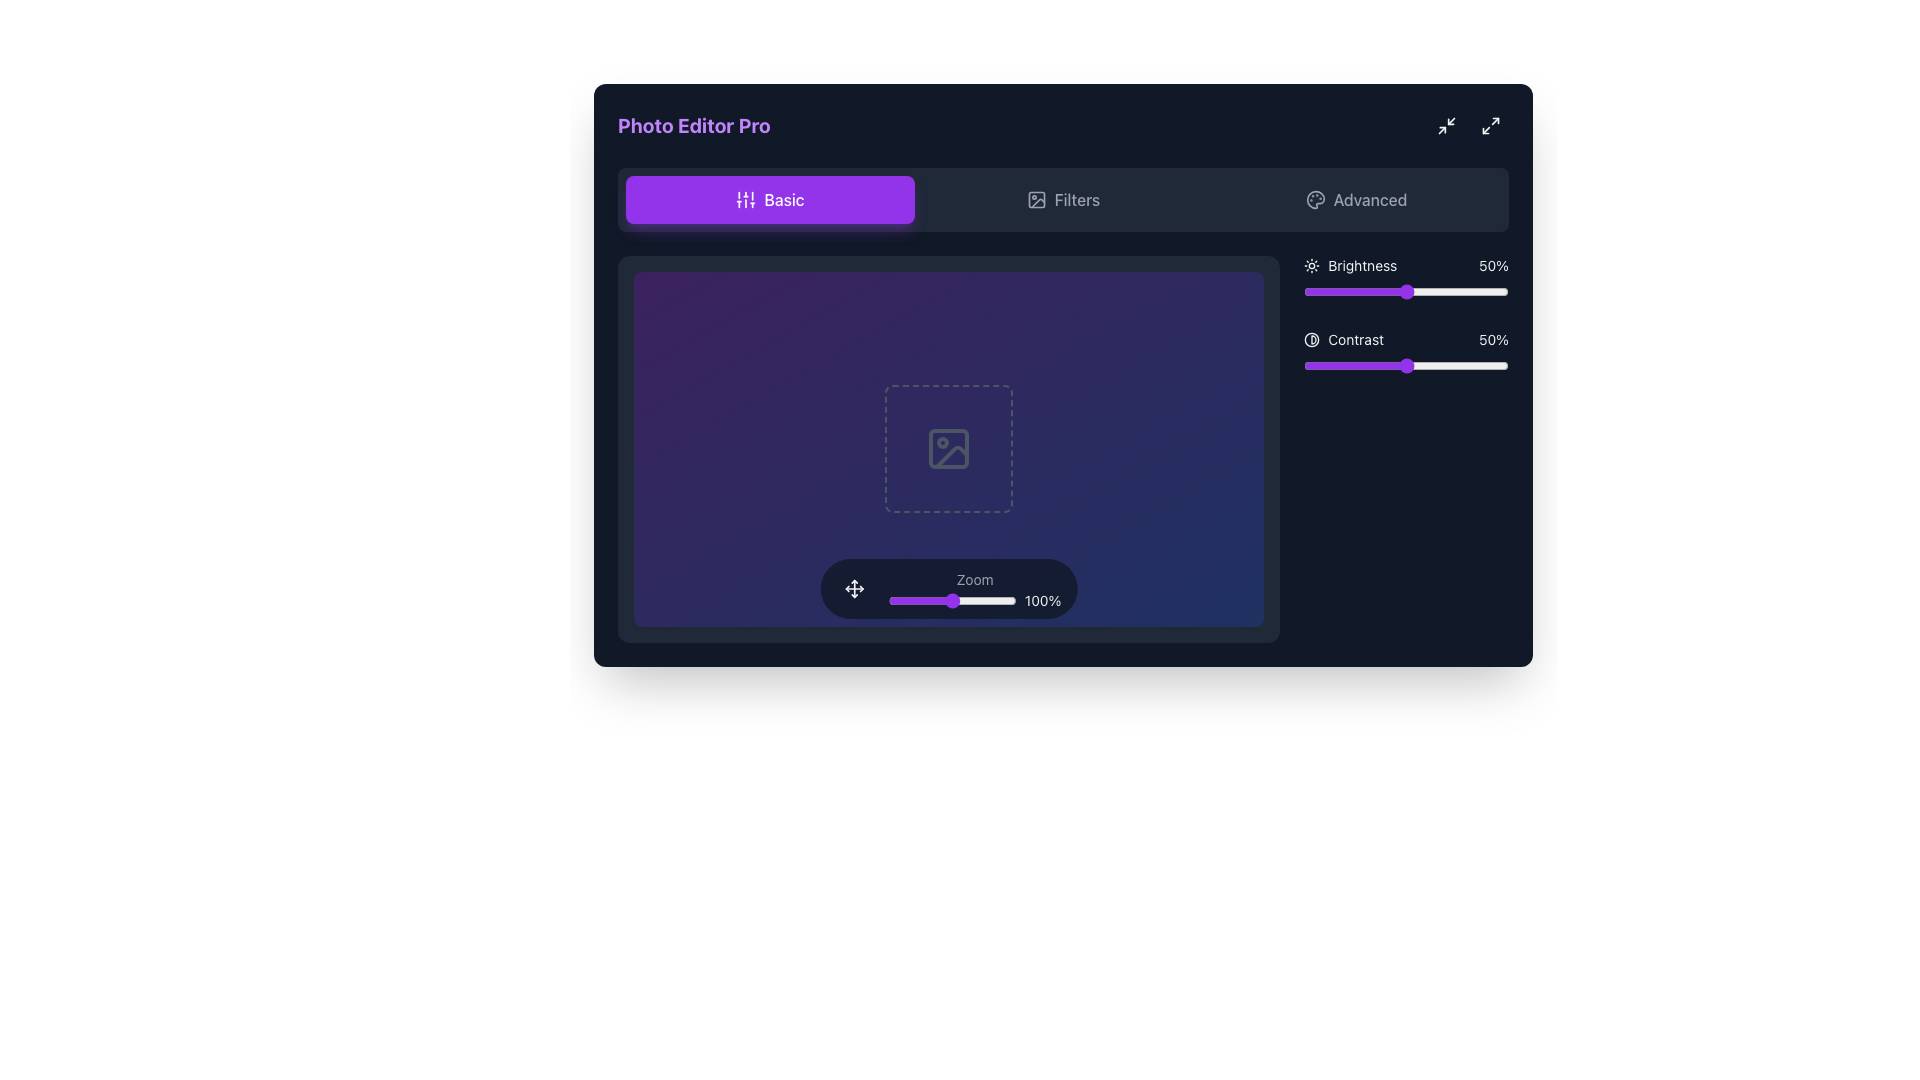  I want to click on the zoom level, so click(974, 599).